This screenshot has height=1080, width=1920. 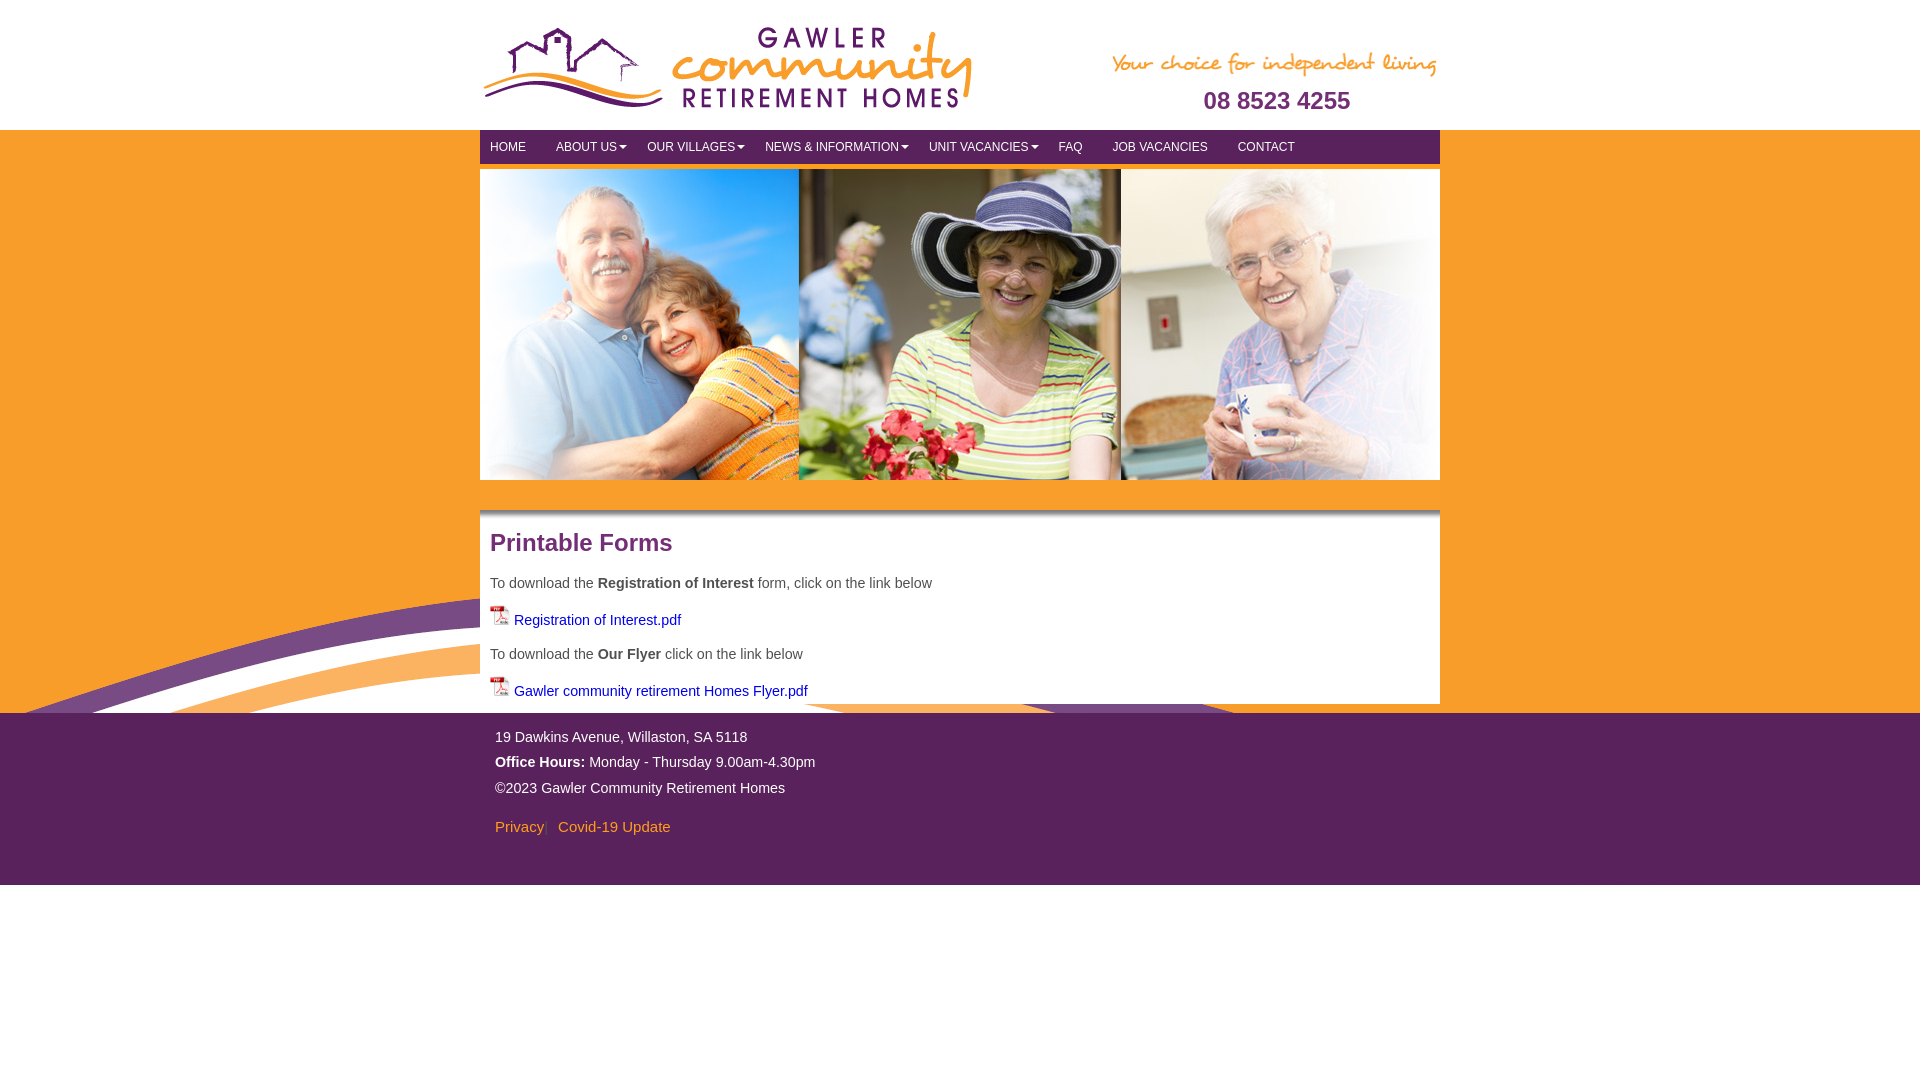 I want to click on 'CONTACT', so click(x=1270, y=145).